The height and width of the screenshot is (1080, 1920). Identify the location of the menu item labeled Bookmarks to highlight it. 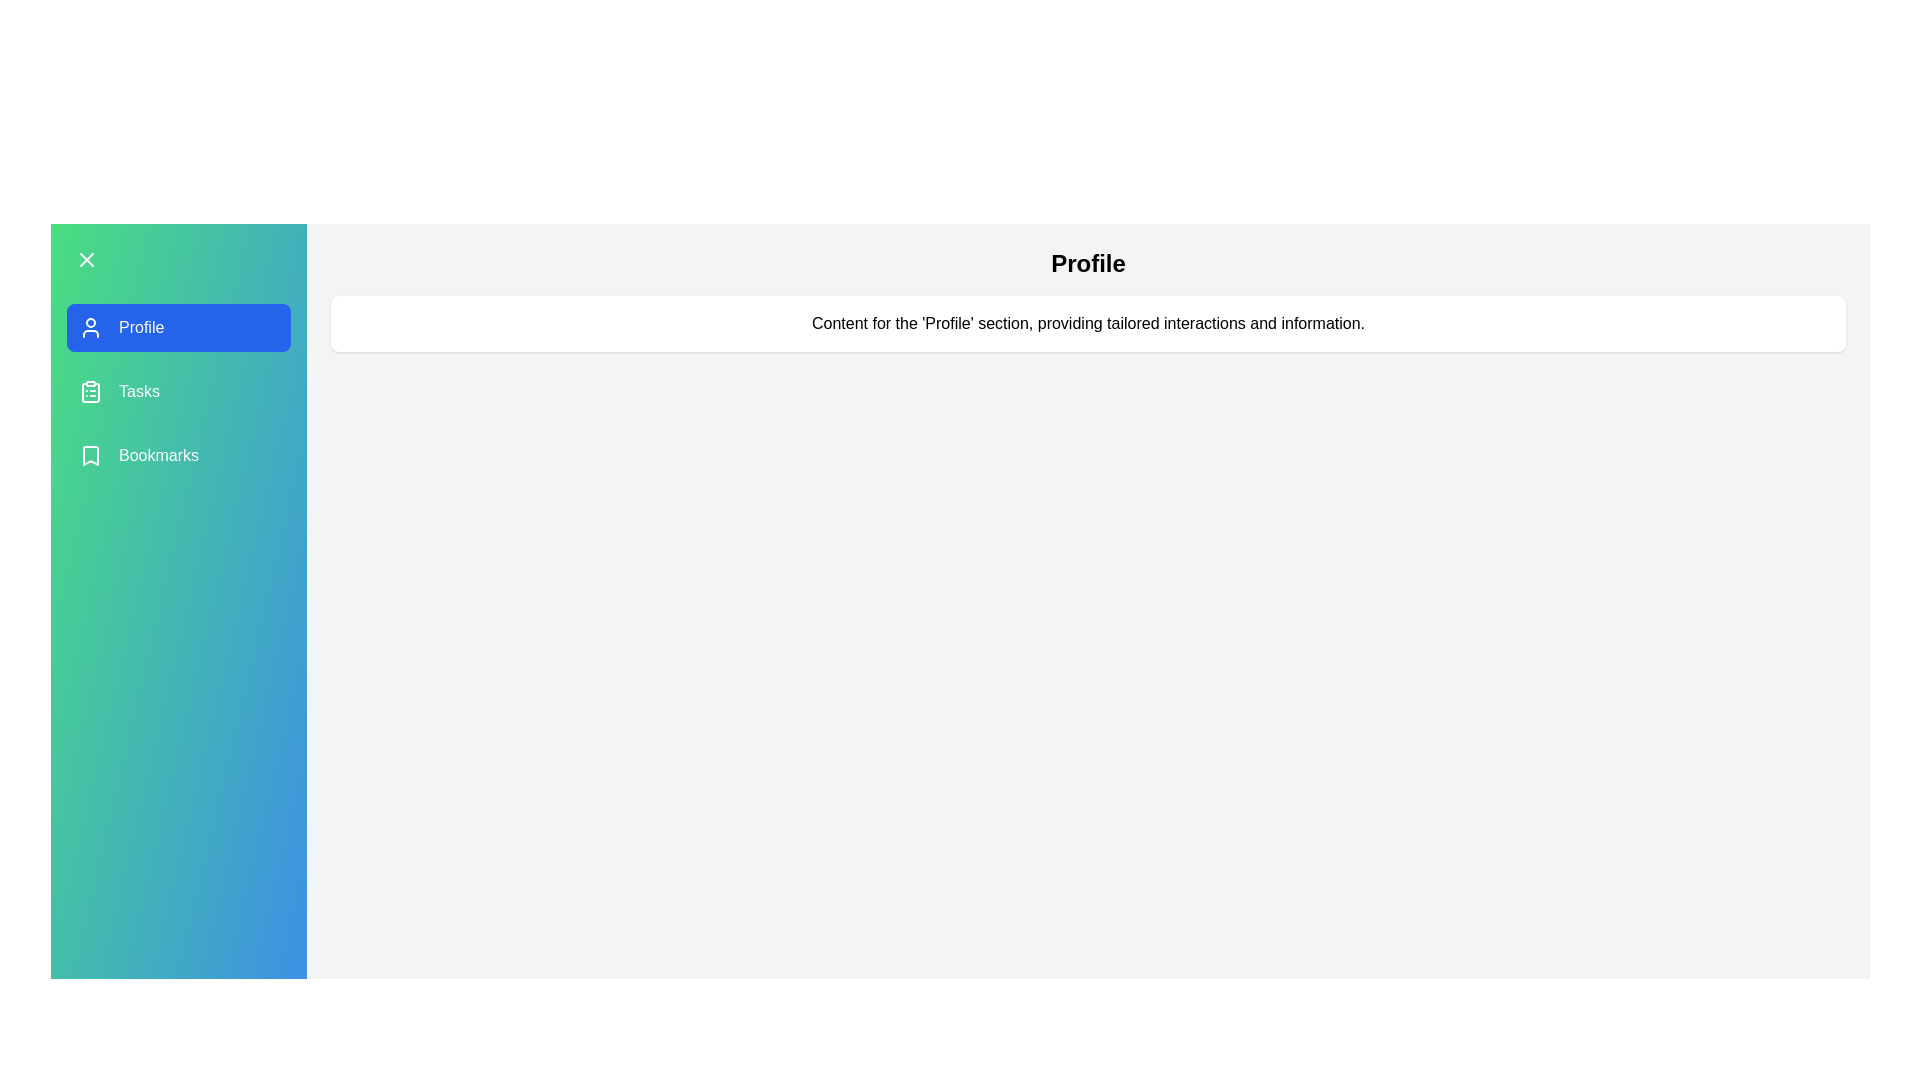
(178, 455).